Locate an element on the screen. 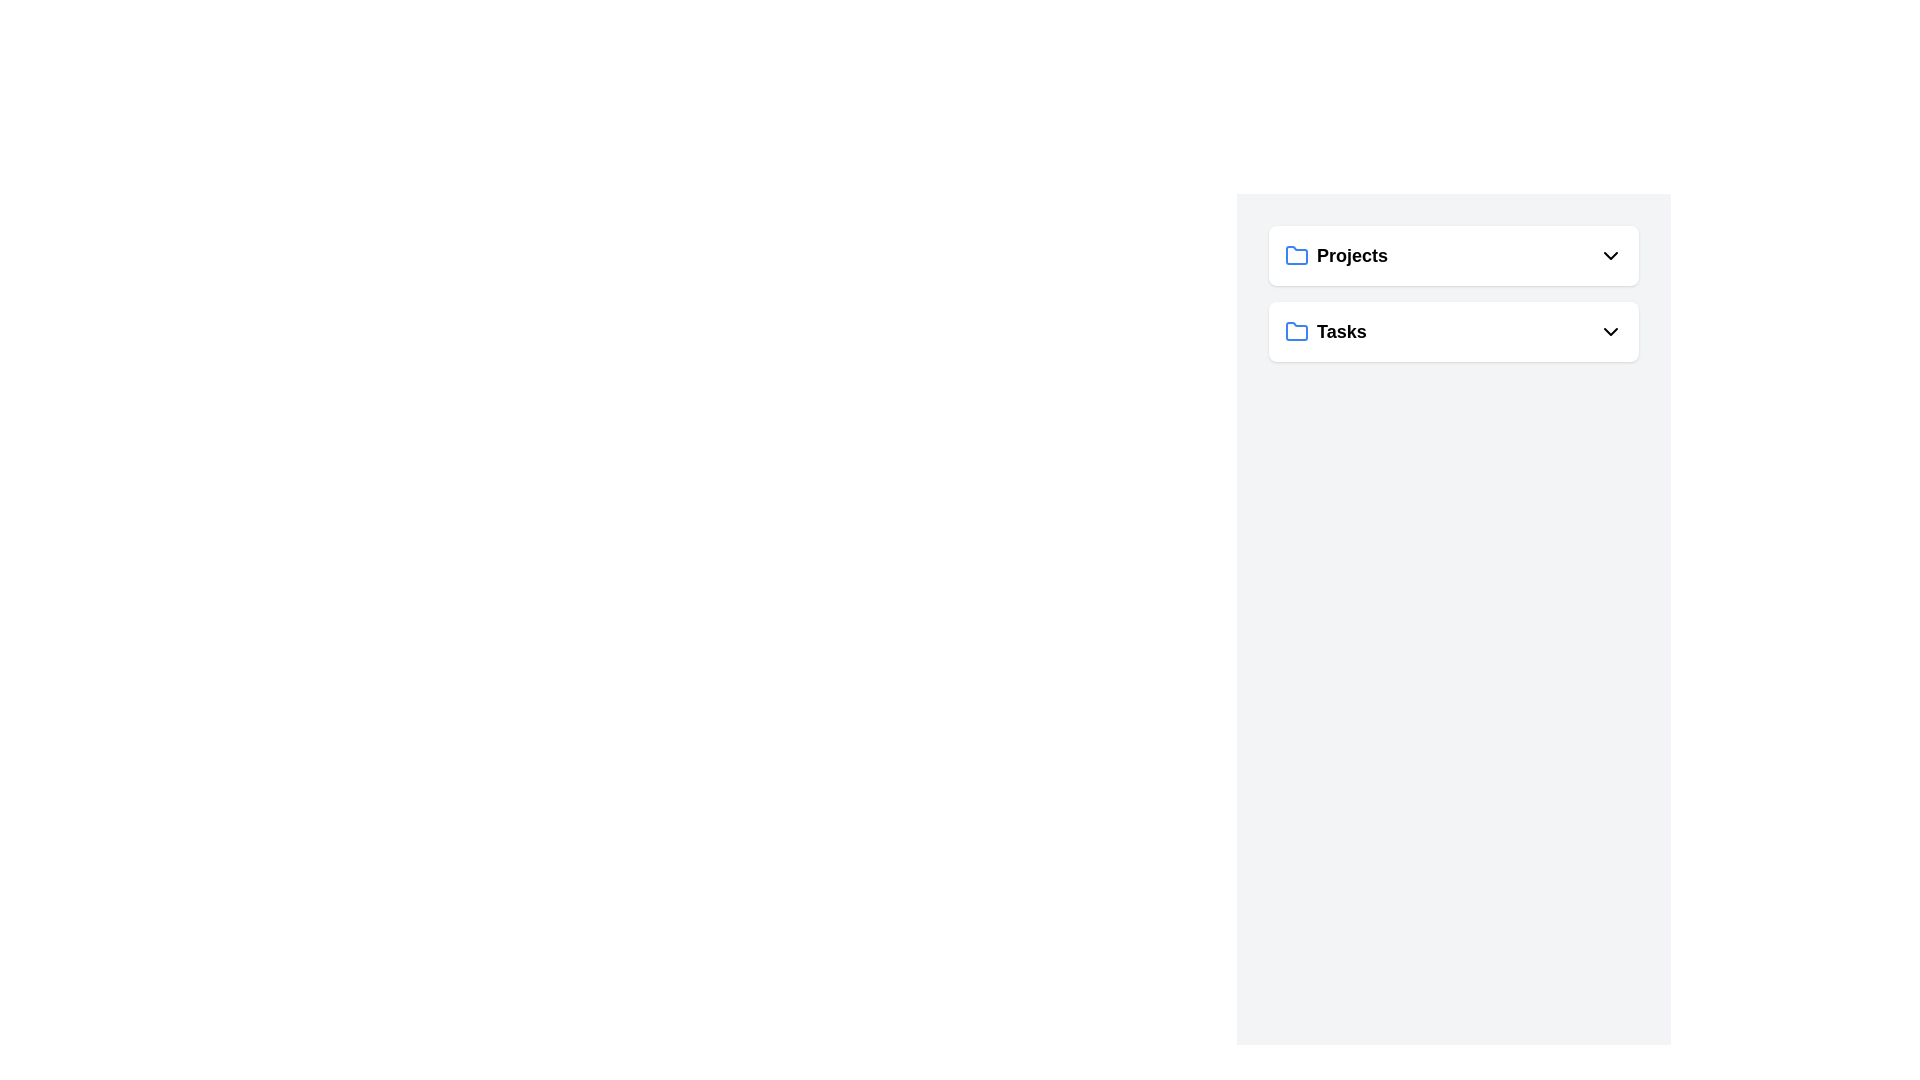 This screenshot has width=1920, height=1080. the Navigation Button located below the 'Projects' element is located at coordinates (1325, 330).